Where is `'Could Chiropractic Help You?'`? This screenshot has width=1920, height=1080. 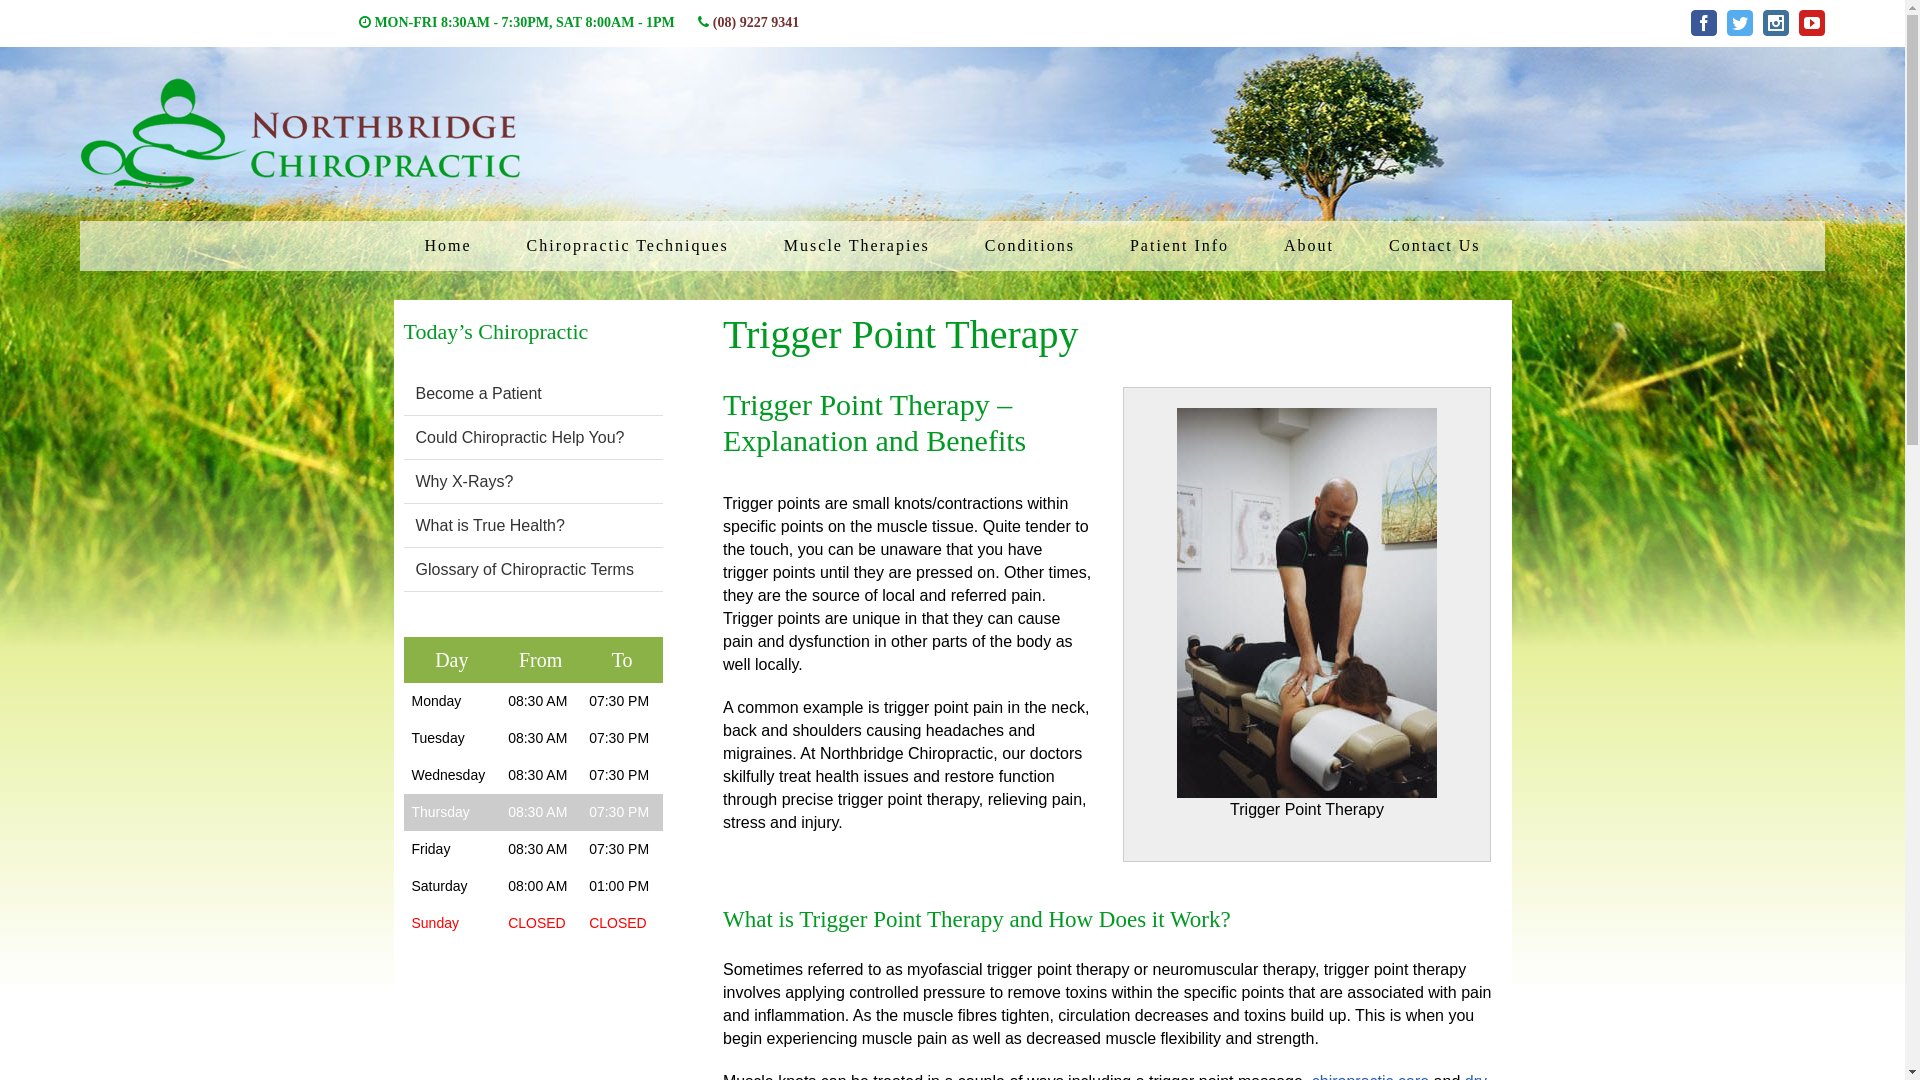 'Could Chiropractic Help You?' is located at coordinates (415, 436).